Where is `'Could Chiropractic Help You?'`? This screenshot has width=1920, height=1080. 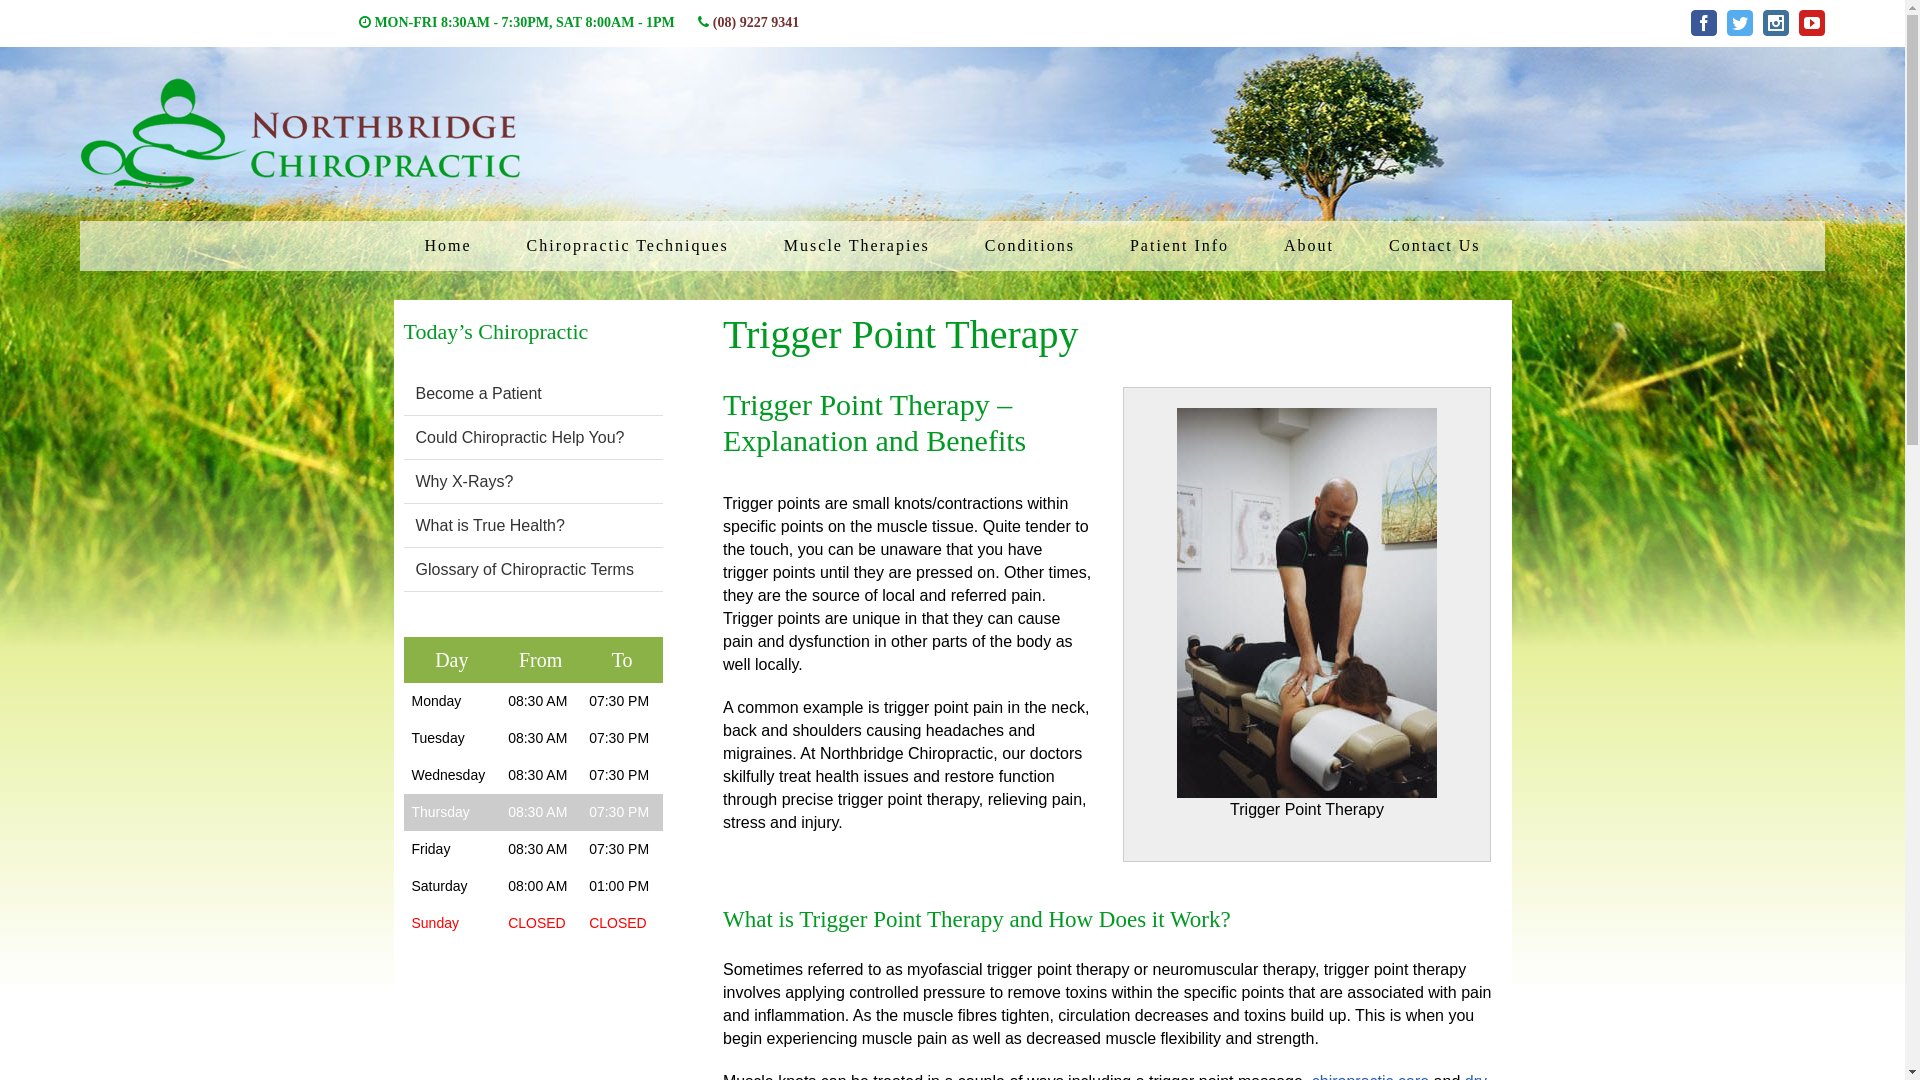 'Could Chiropractic Help You?' is located at coordinates (415, 436).